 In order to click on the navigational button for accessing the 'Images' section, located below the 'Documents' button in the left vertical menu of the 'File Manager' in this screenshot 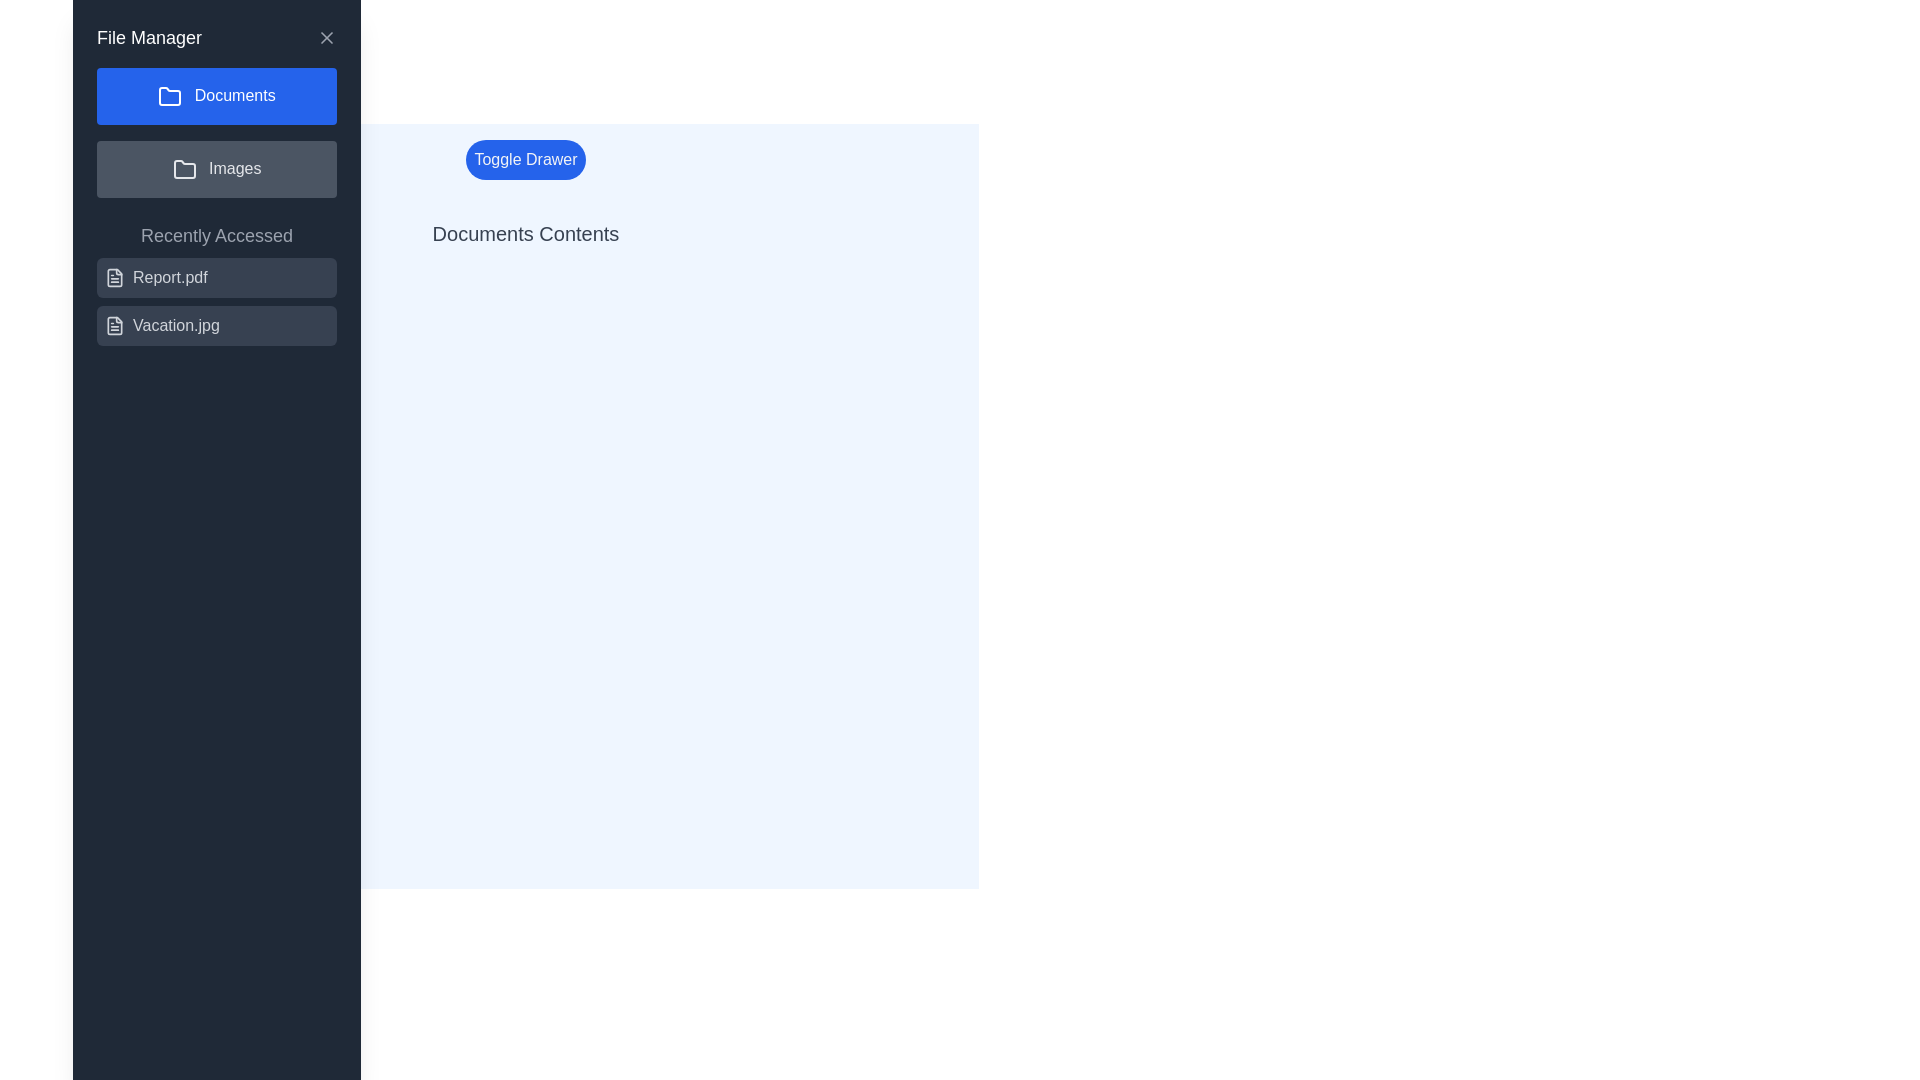, I will do `click(216, 168)`.